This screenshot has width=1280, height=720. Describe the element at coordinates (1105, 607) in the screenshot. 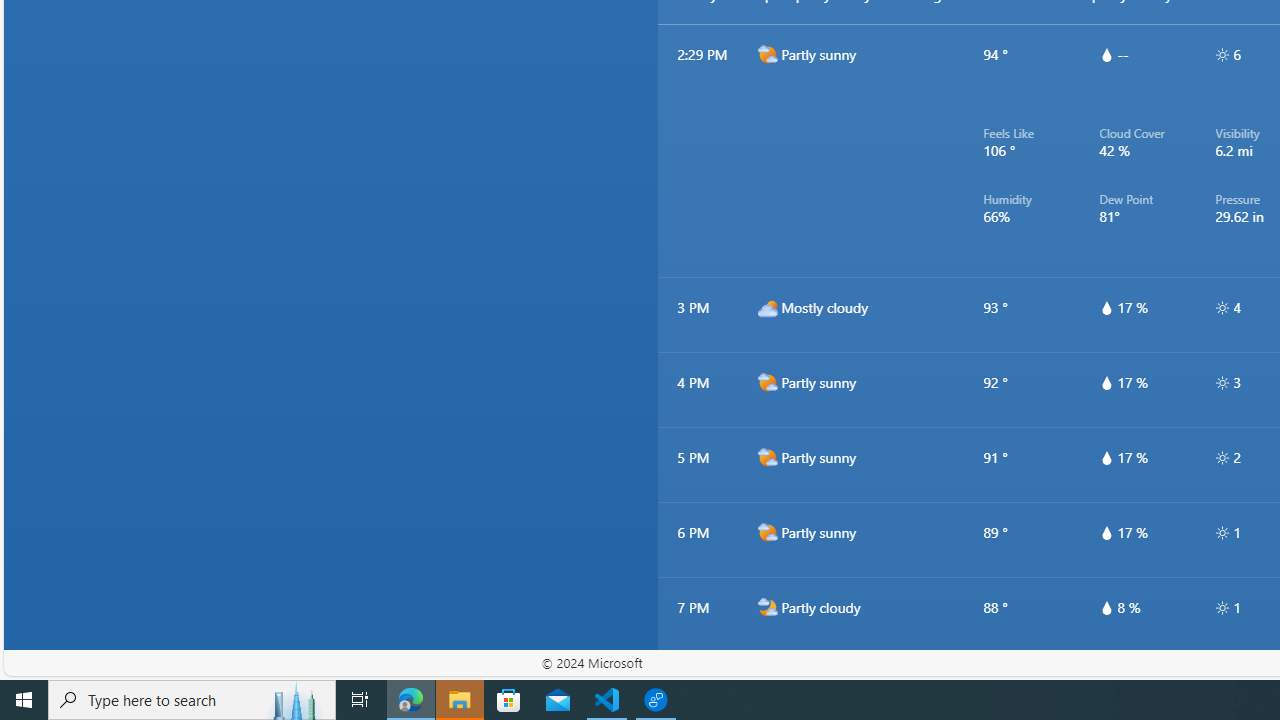

I see `'hourlyTable/drop'` at that location.